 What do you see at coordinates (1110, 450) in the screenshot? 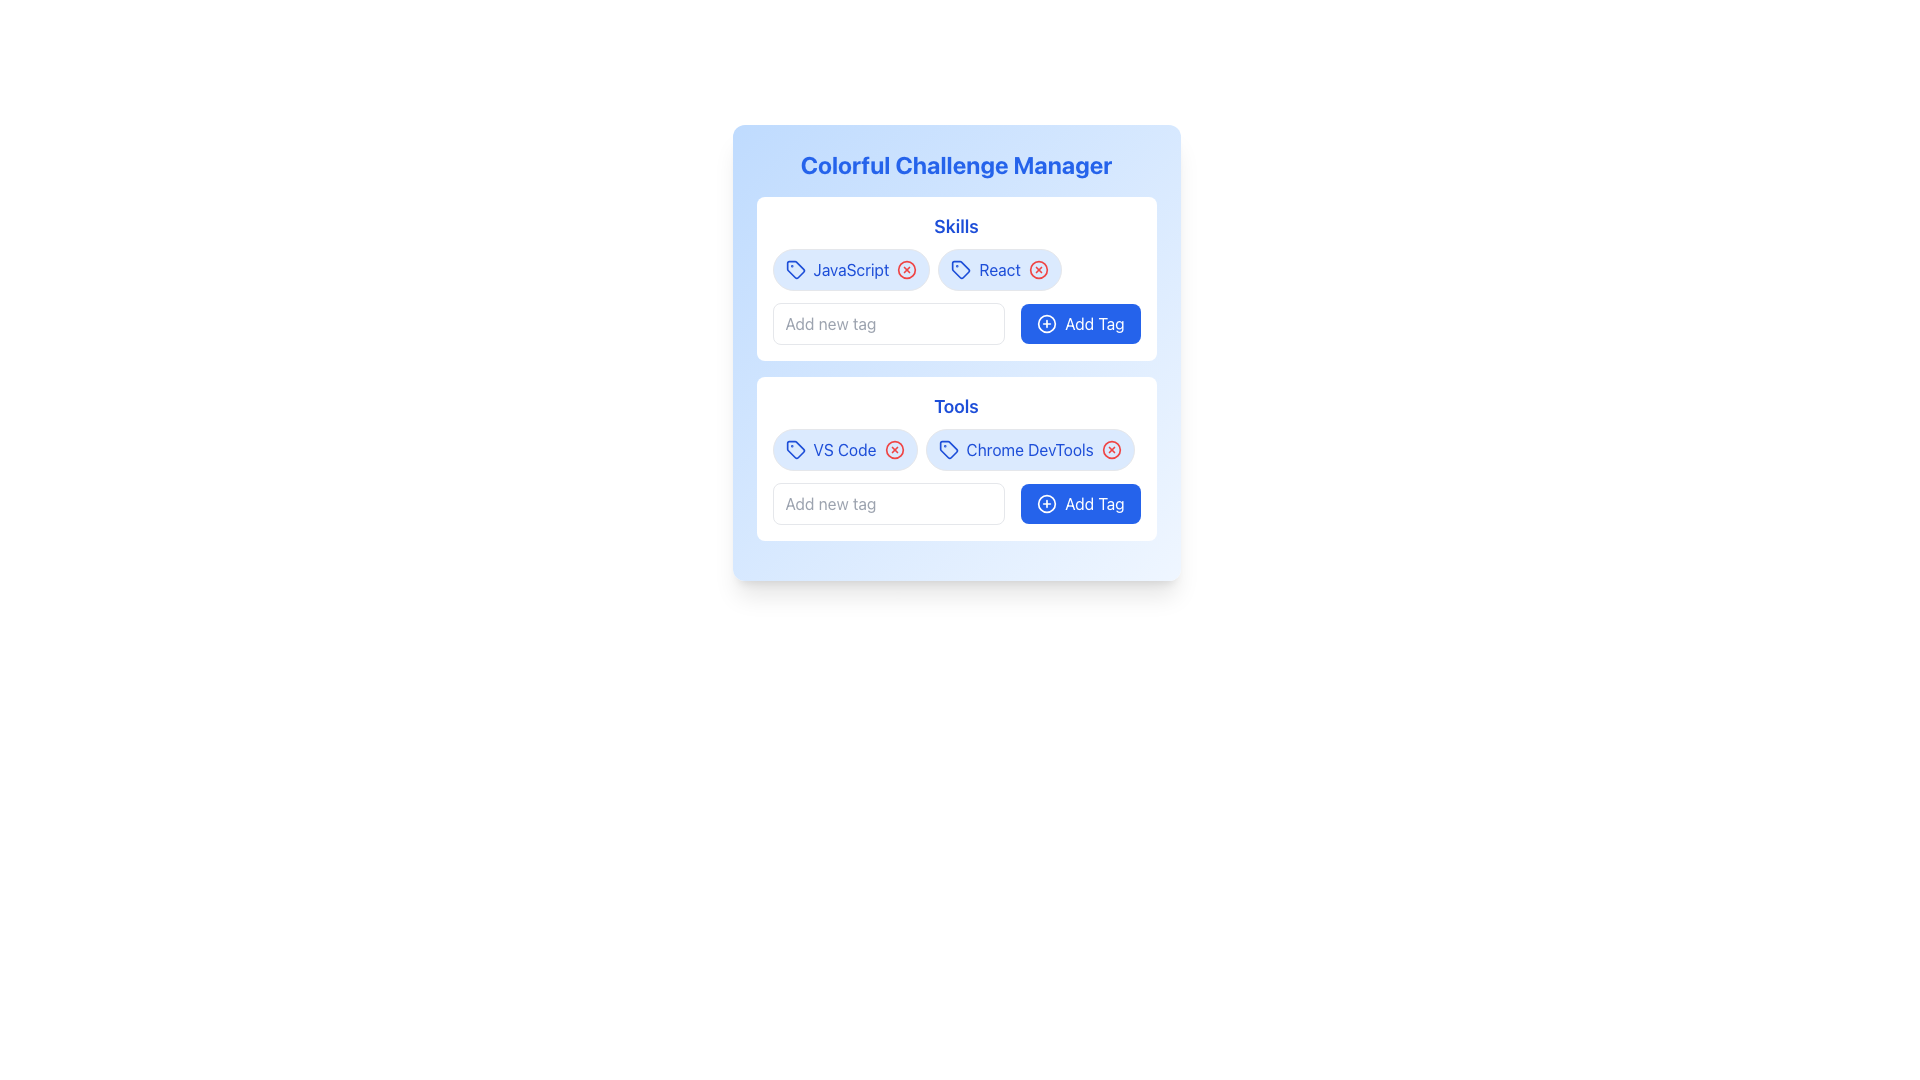
I see `the SVG circle located in the top-right corner of the 'Chrome DevTools' tag within the 'Tools' section, which indicates a removable status for the tag` at bounding box center [1110, 450].